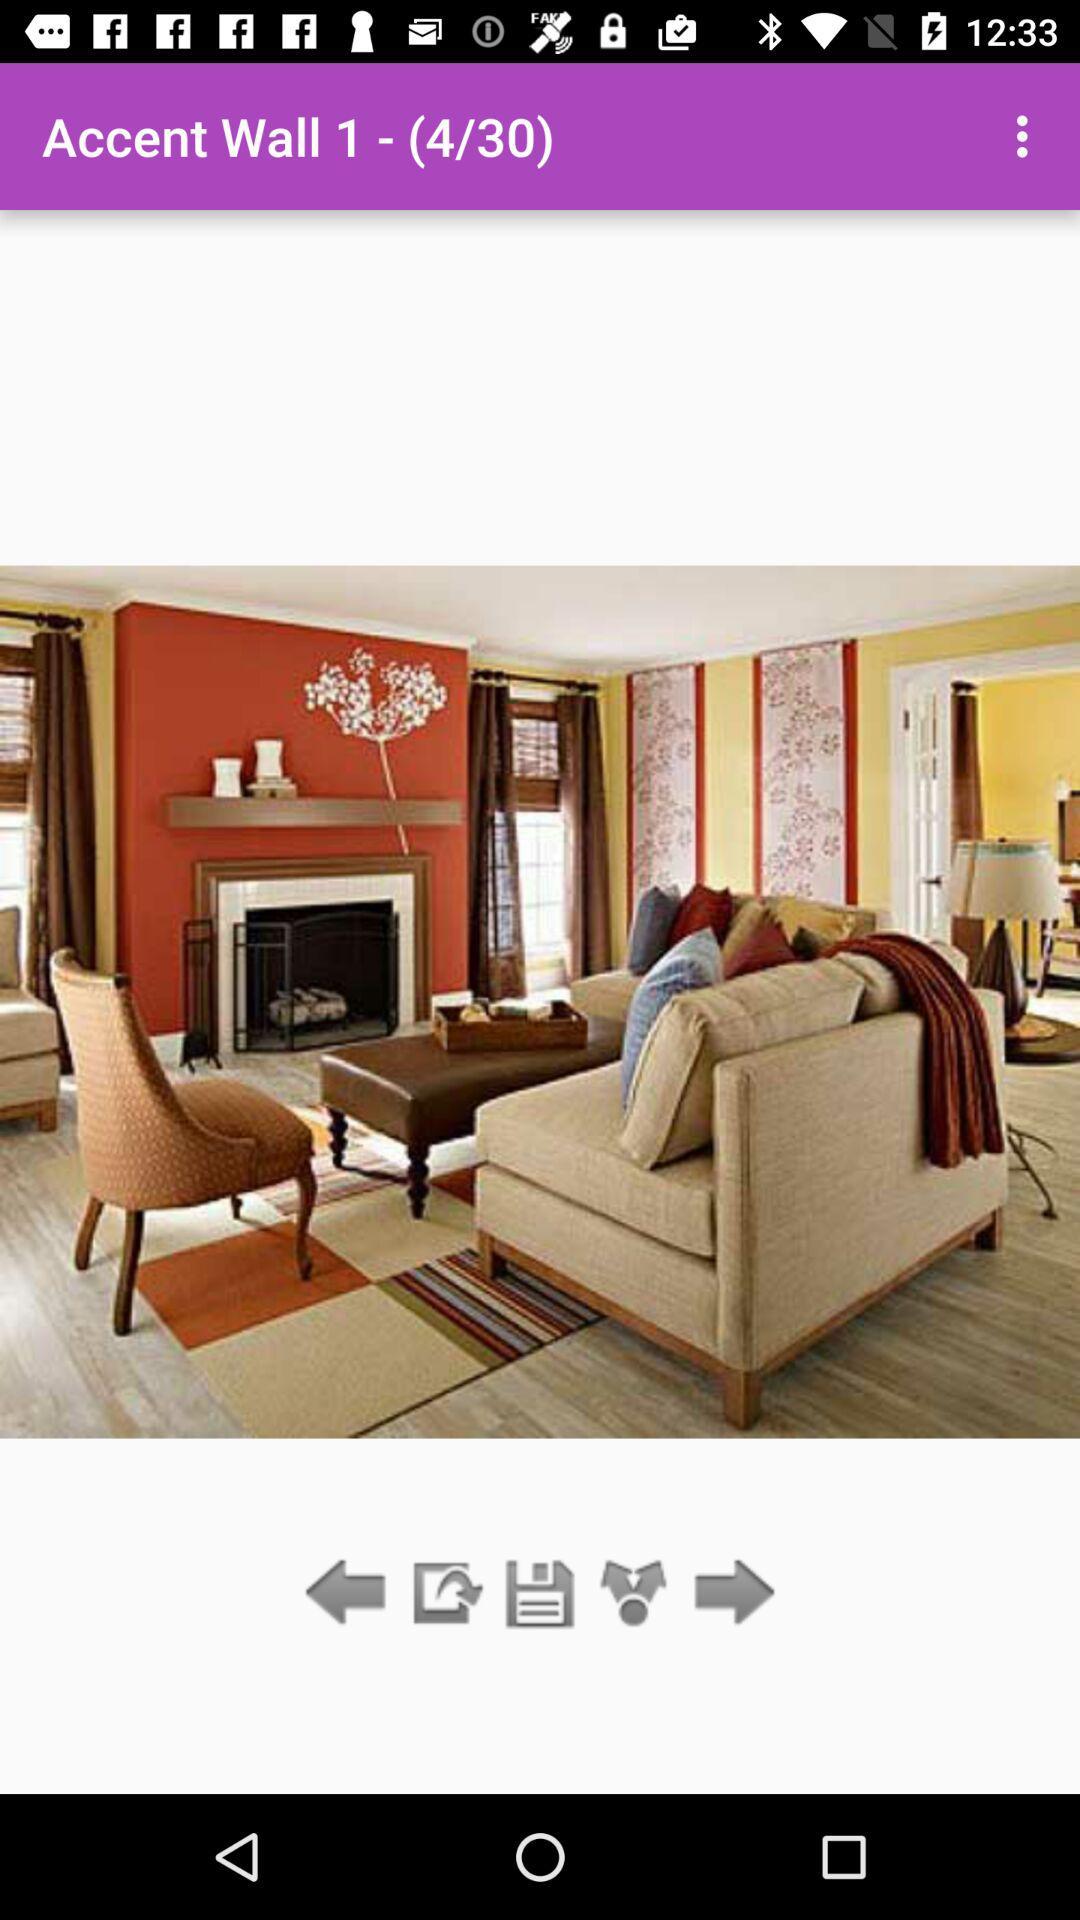 This screenshot has width=1080, height=1920. I want to click on app next to the accent wall 1 item, so click(1027, 135).